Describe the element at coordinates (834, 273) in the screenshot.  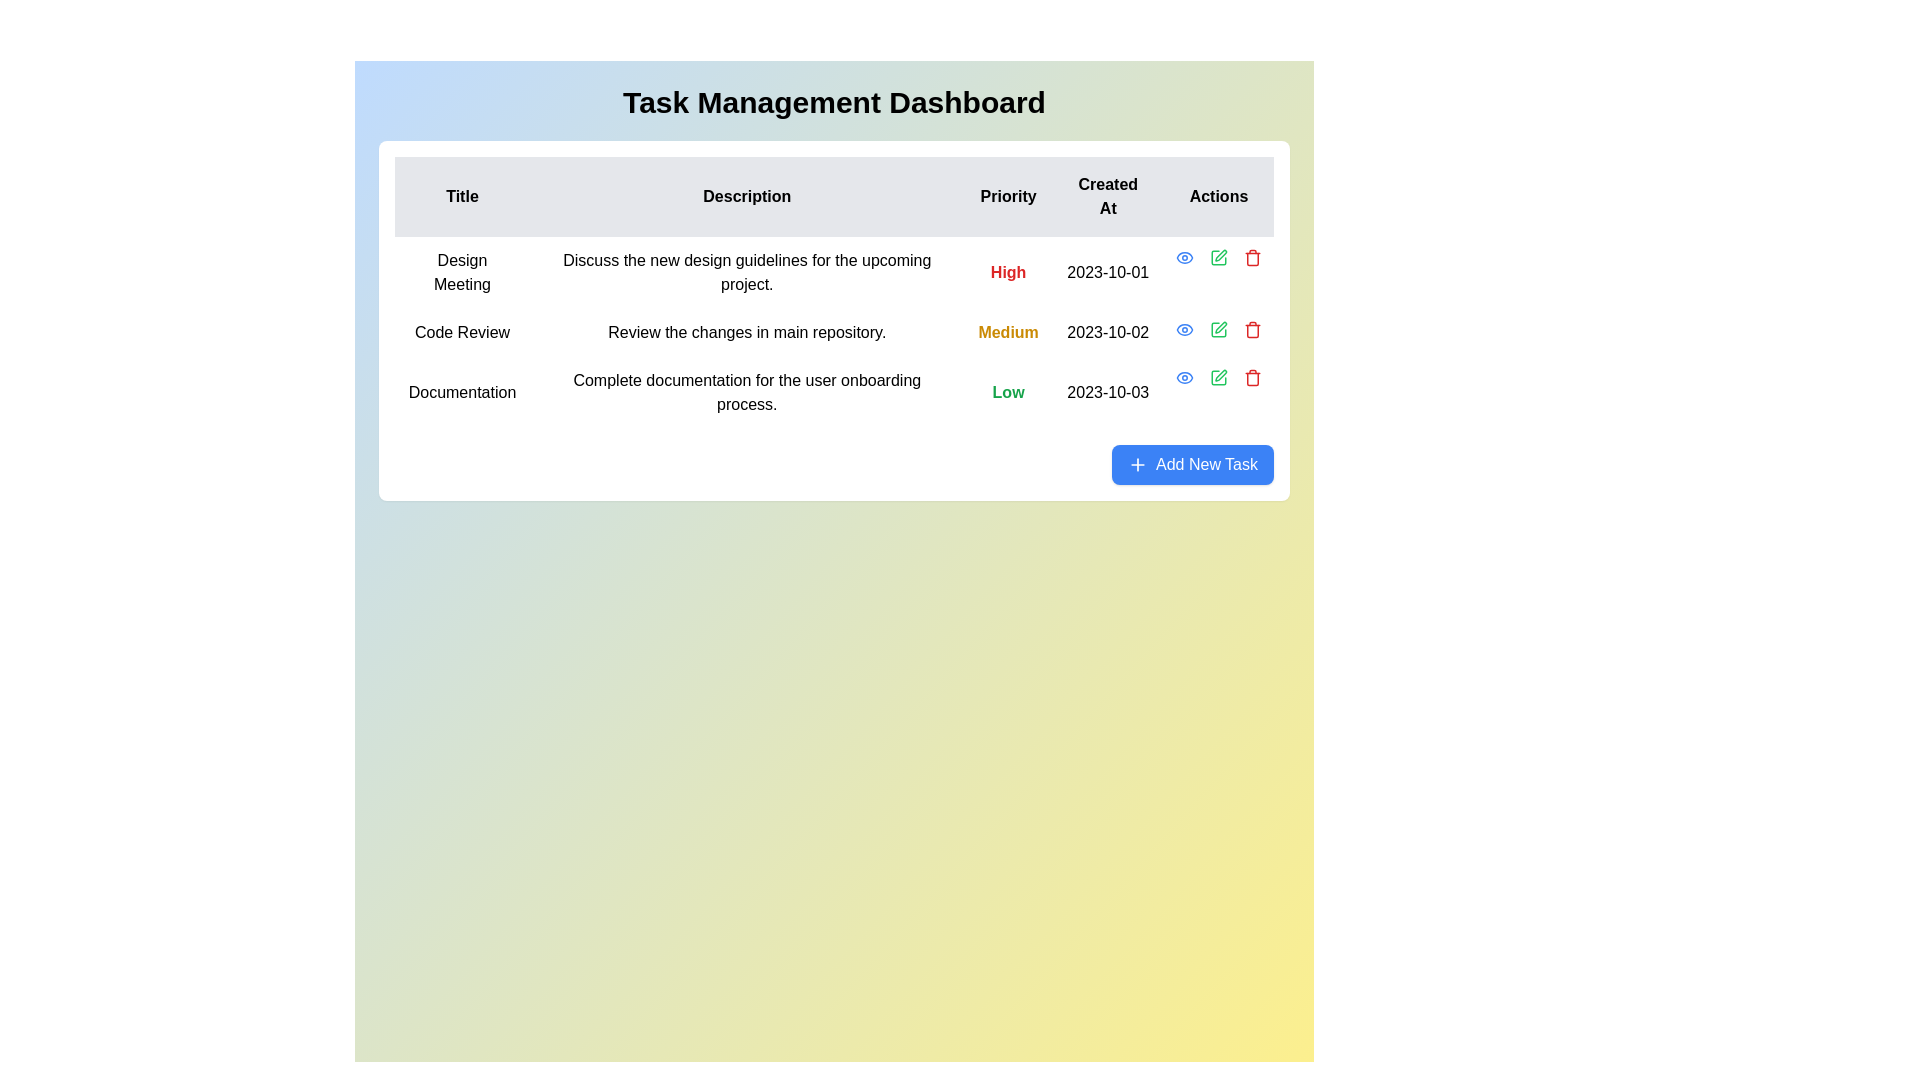
I see `the first row of the task management table` at that location.